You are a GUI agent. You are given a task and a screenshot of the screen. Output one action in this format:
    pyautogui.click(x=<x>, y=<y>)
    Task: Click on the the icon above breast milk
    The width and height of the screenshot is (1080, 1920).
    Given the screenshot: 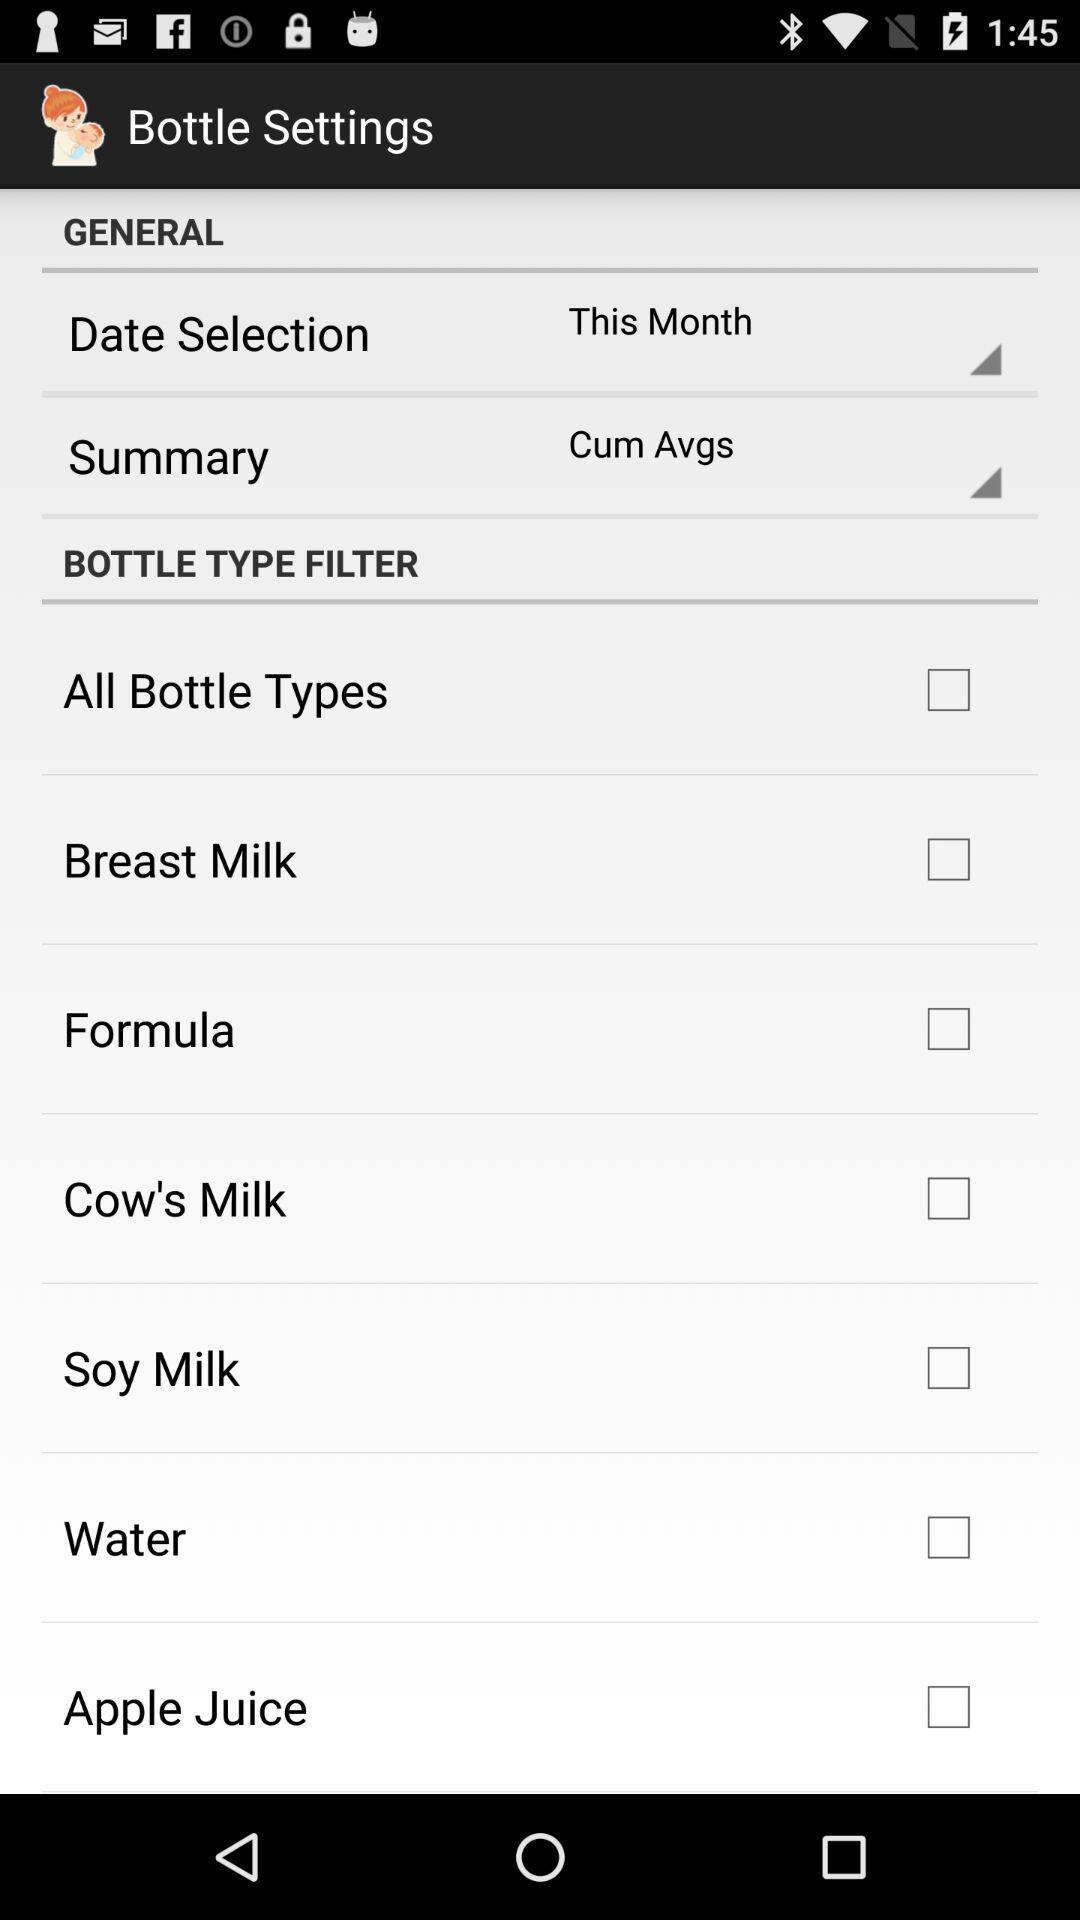 What is the action you would take?
    pyautogui.click(x=225, y=689)
    